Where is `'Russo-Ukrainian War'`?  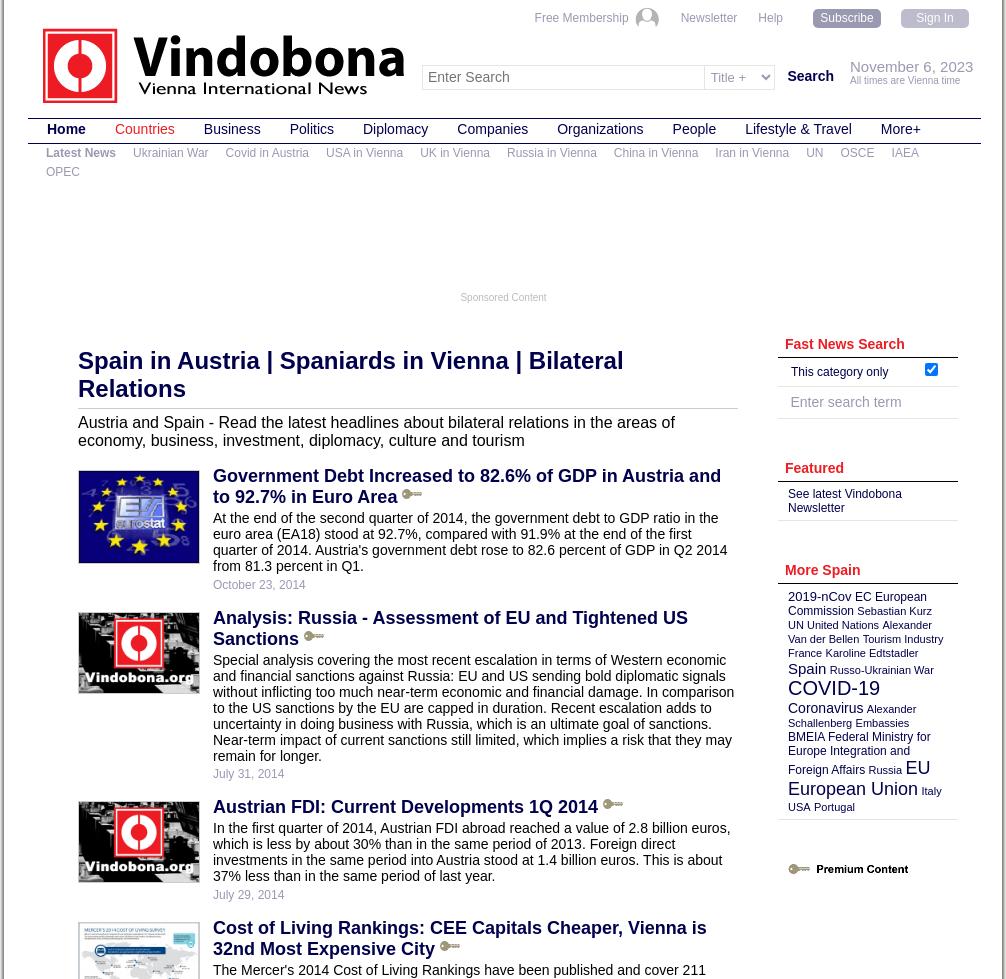
'Russo-Ukrainian War' is located at coordinates (879, 668).